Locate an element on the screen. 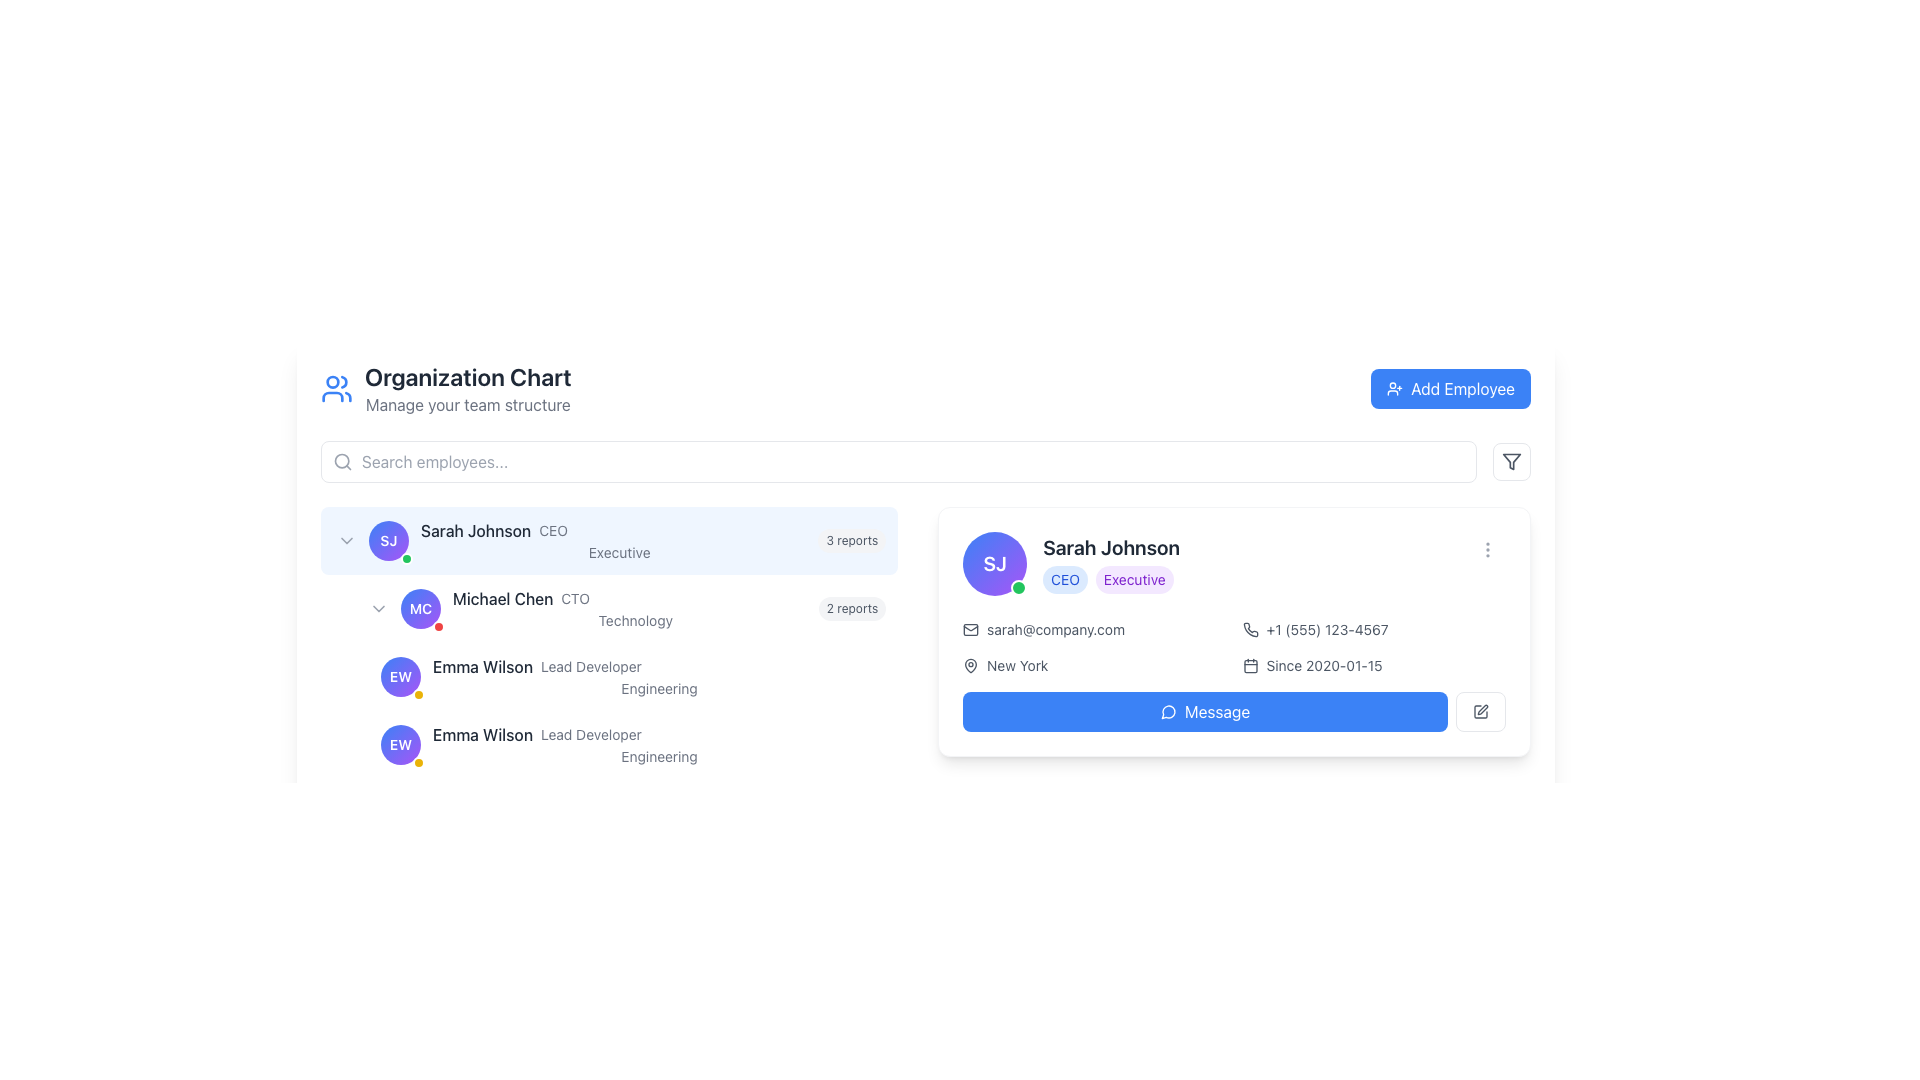 This screenshot has height=1080, width=1920. the static text element displaying 'New York' located beneath the individual's name and contact information in the profile card layout is located at coordinates (1017, 666).